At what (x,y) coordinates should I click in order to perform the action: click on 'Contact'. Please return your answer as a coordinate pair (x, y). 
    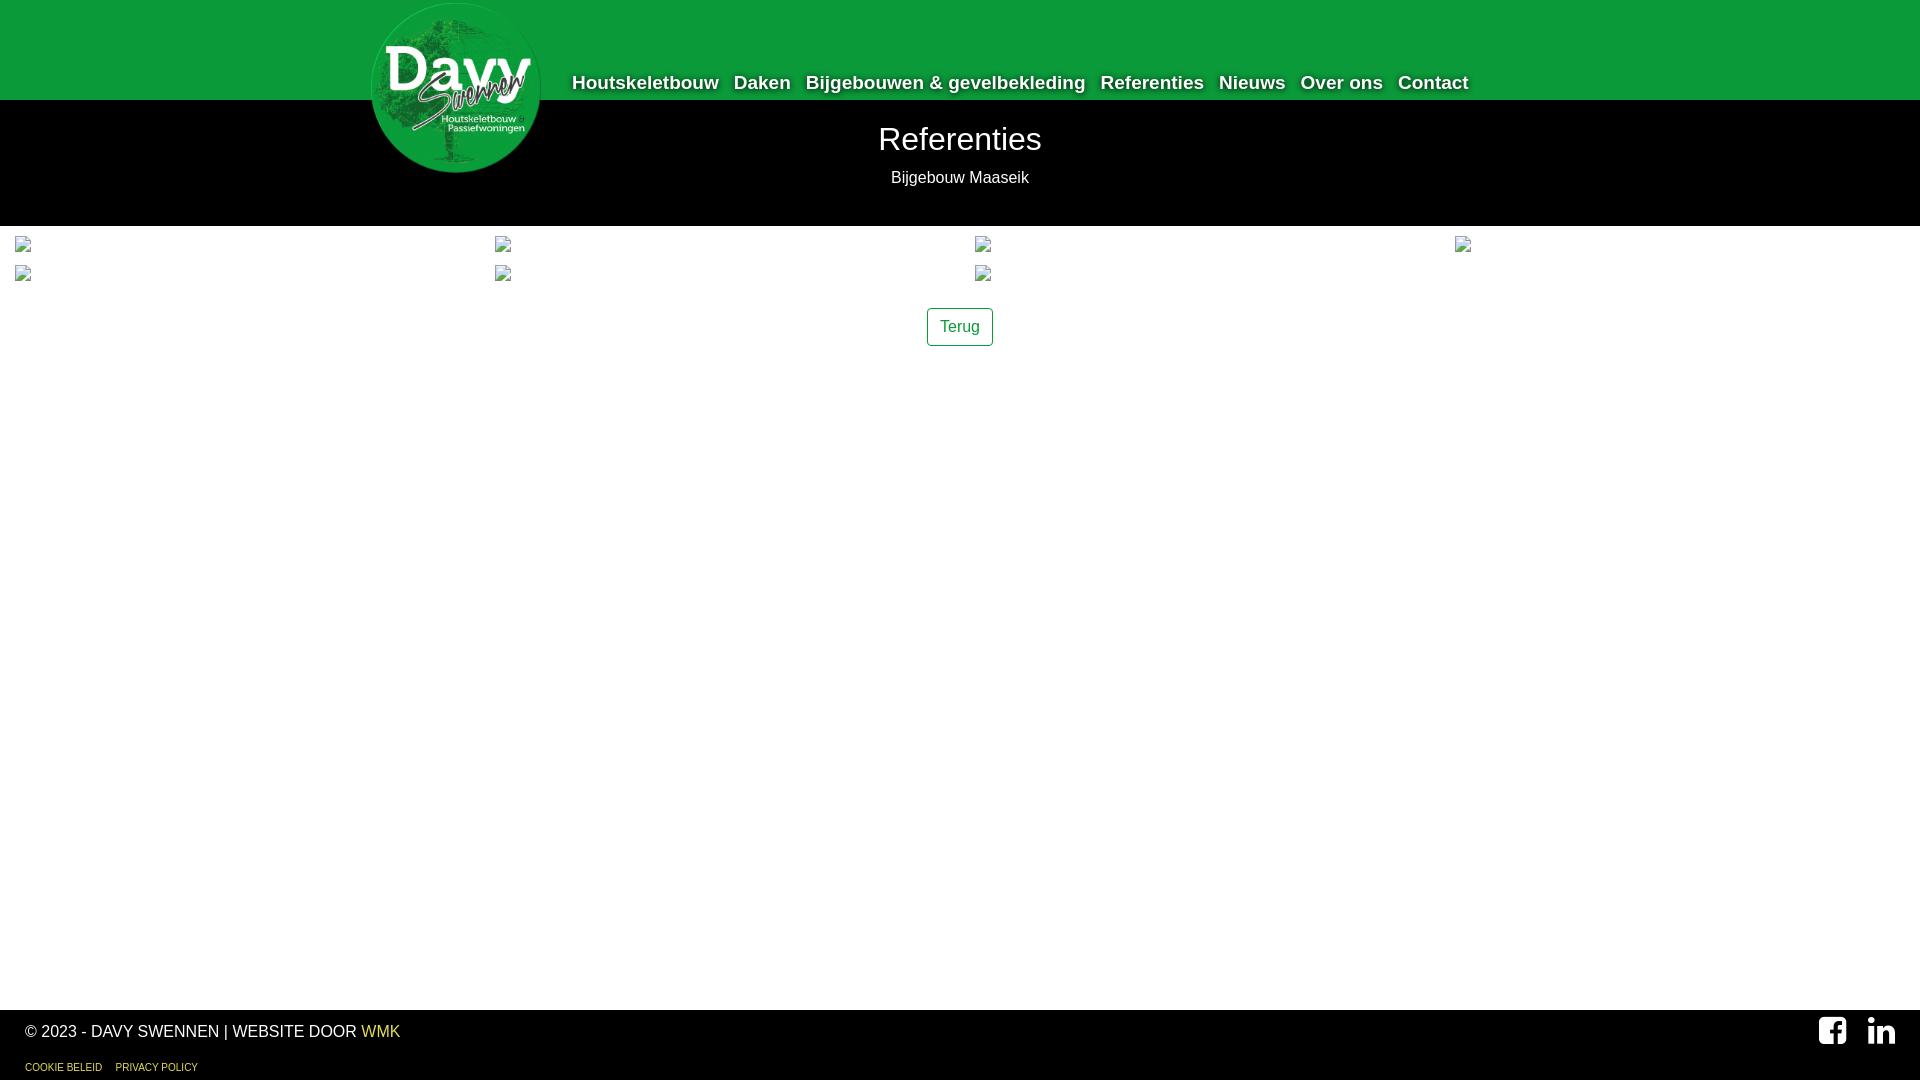
    Looking at the image, I should click on (1381, 81).